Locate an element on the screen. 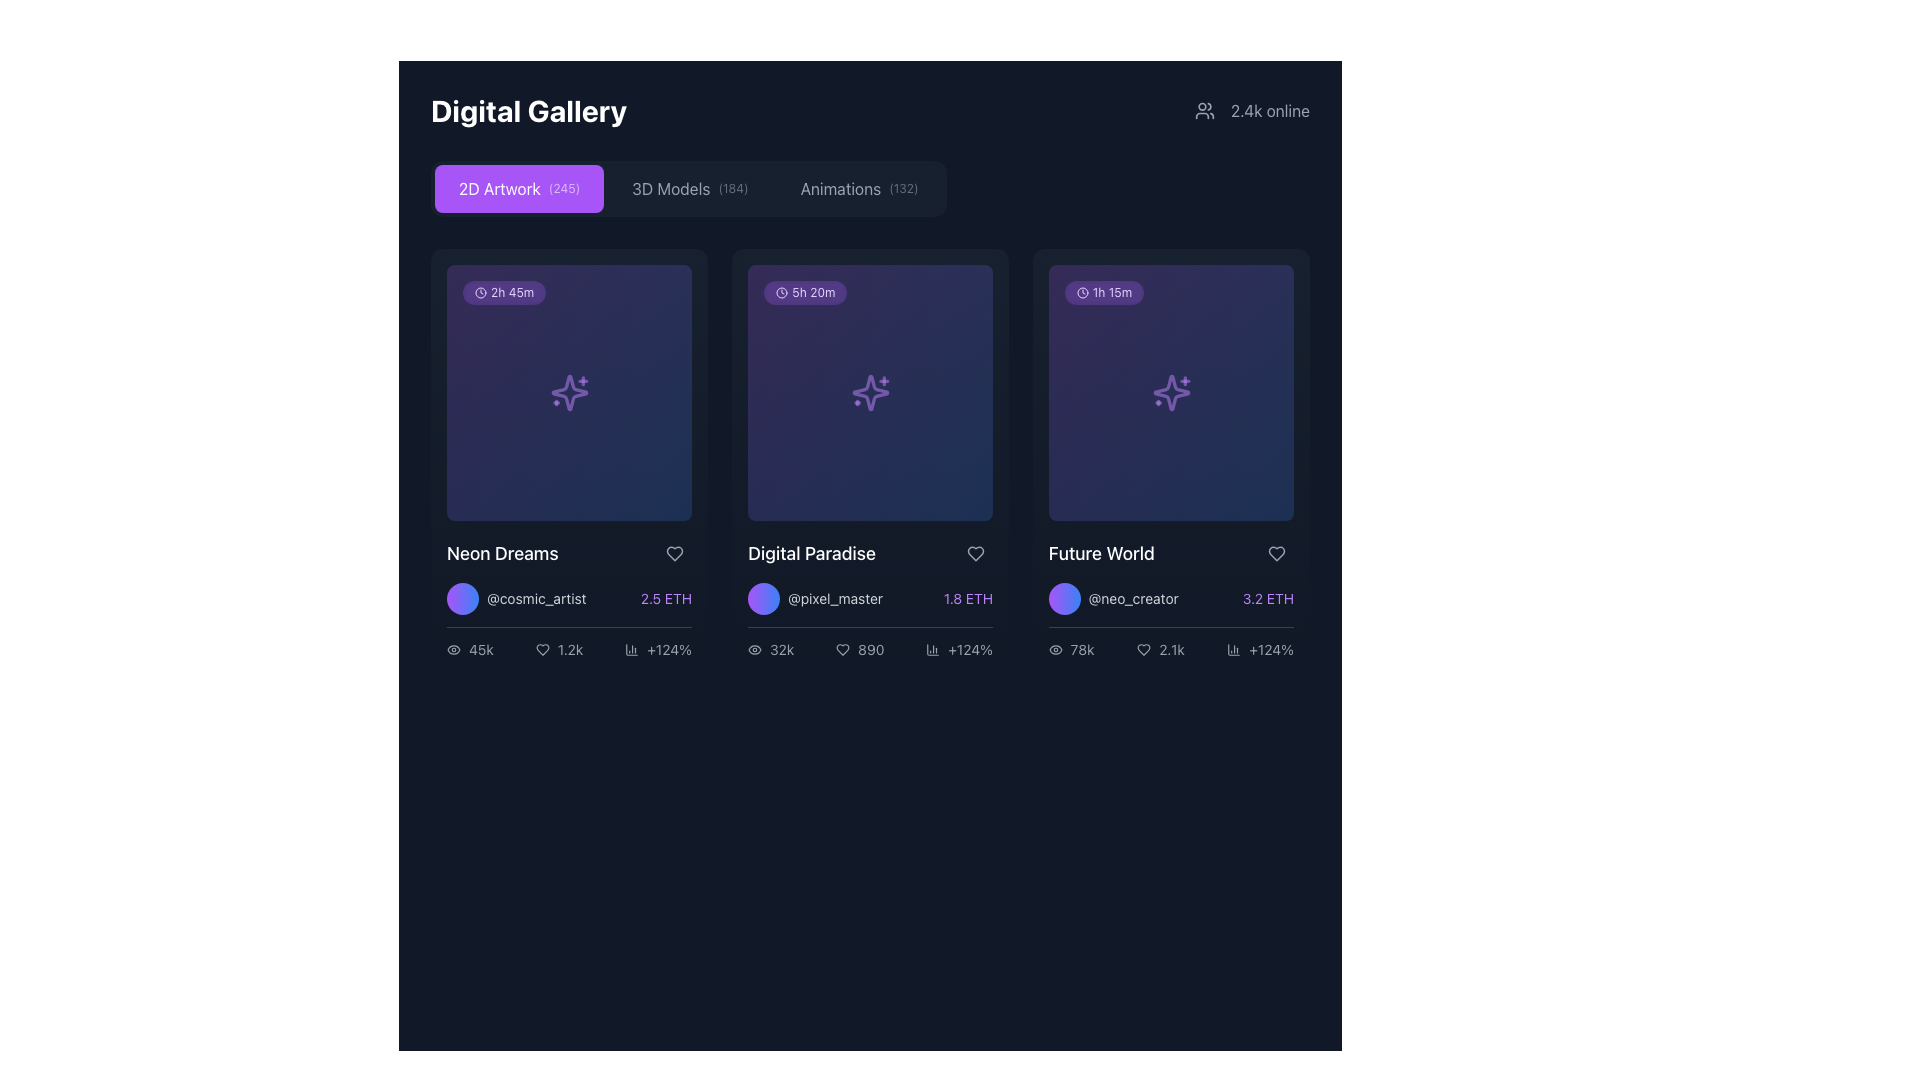  text displayed in the Statistic Label located below the heart icon of the 'Future World' gallery card is located at coordinates (1259, 650).